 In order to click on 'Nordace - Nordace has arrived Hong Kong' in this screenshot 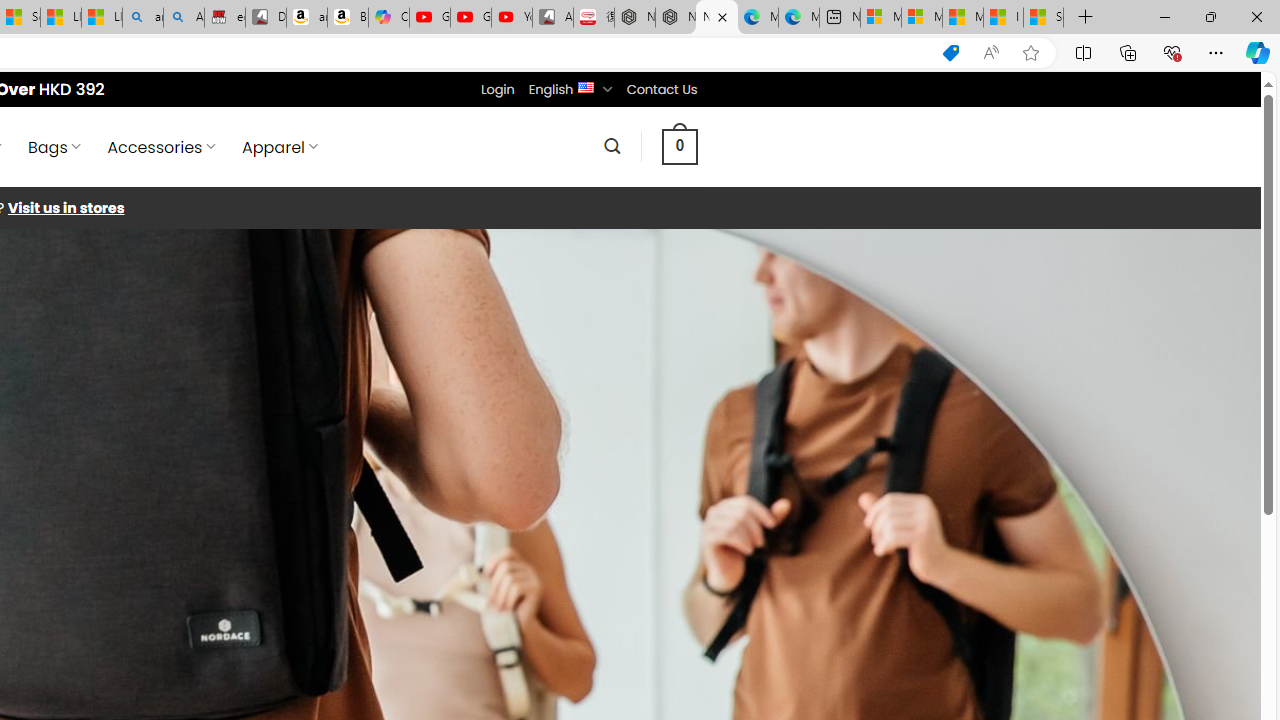, I will do `click(717, 17)`.